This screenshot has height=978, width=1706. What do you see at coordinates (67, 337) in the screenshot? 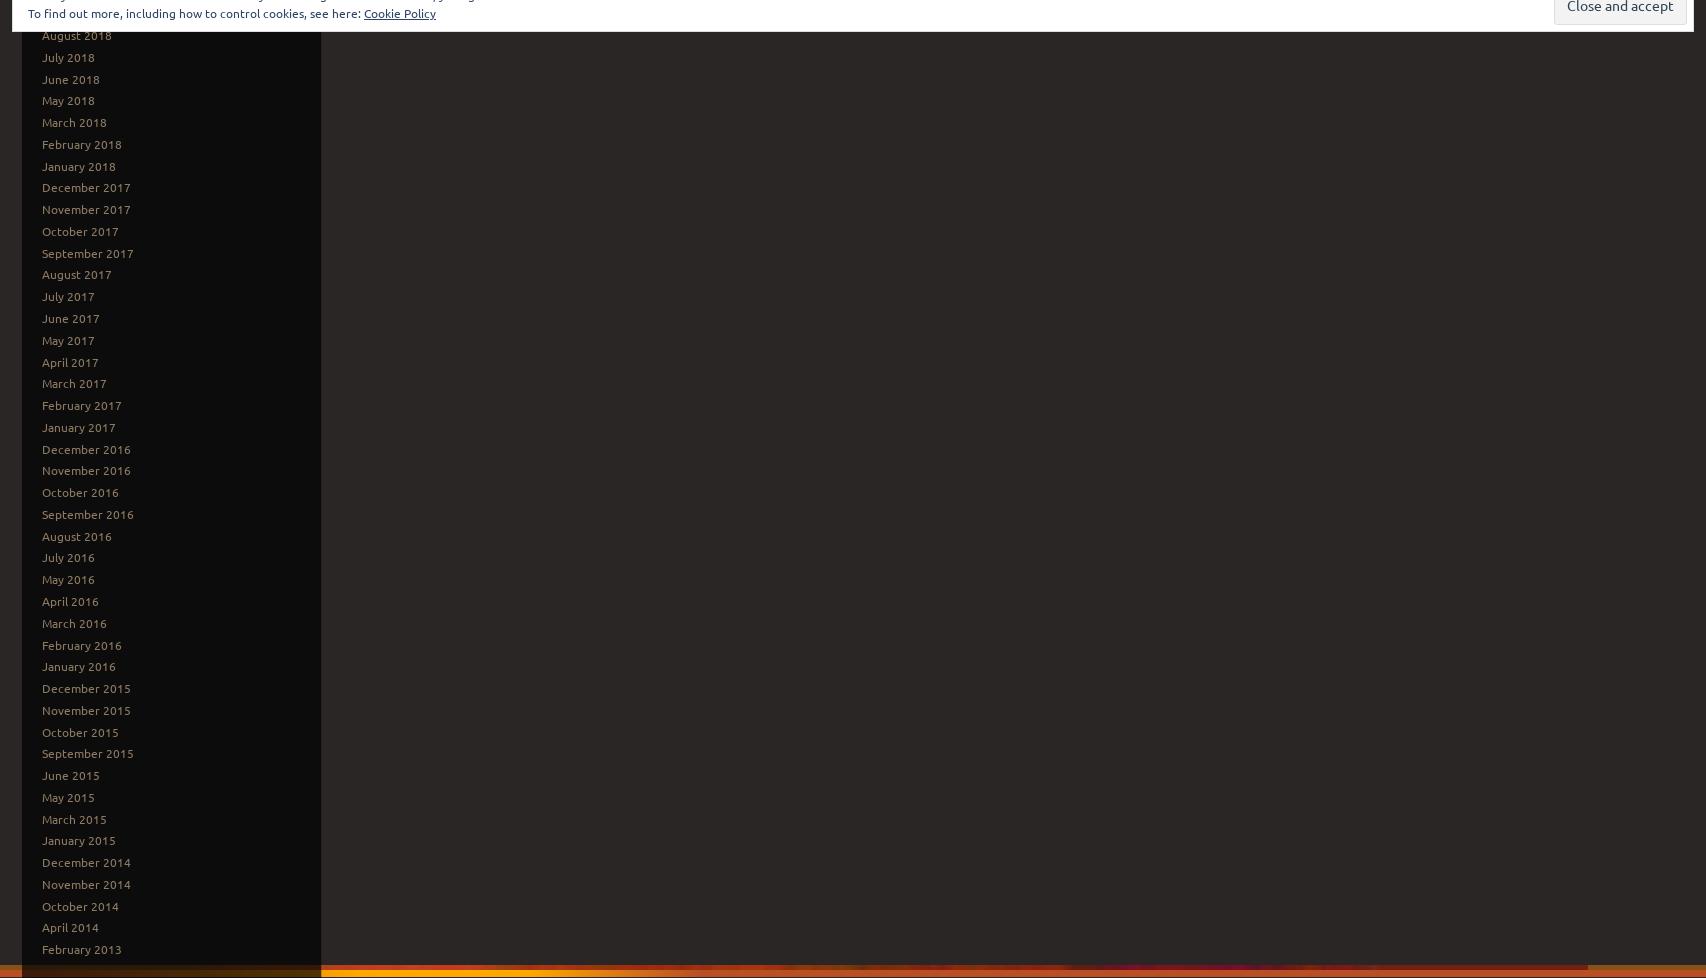
I see `'May 2017'` at bounding box center [67, 337].